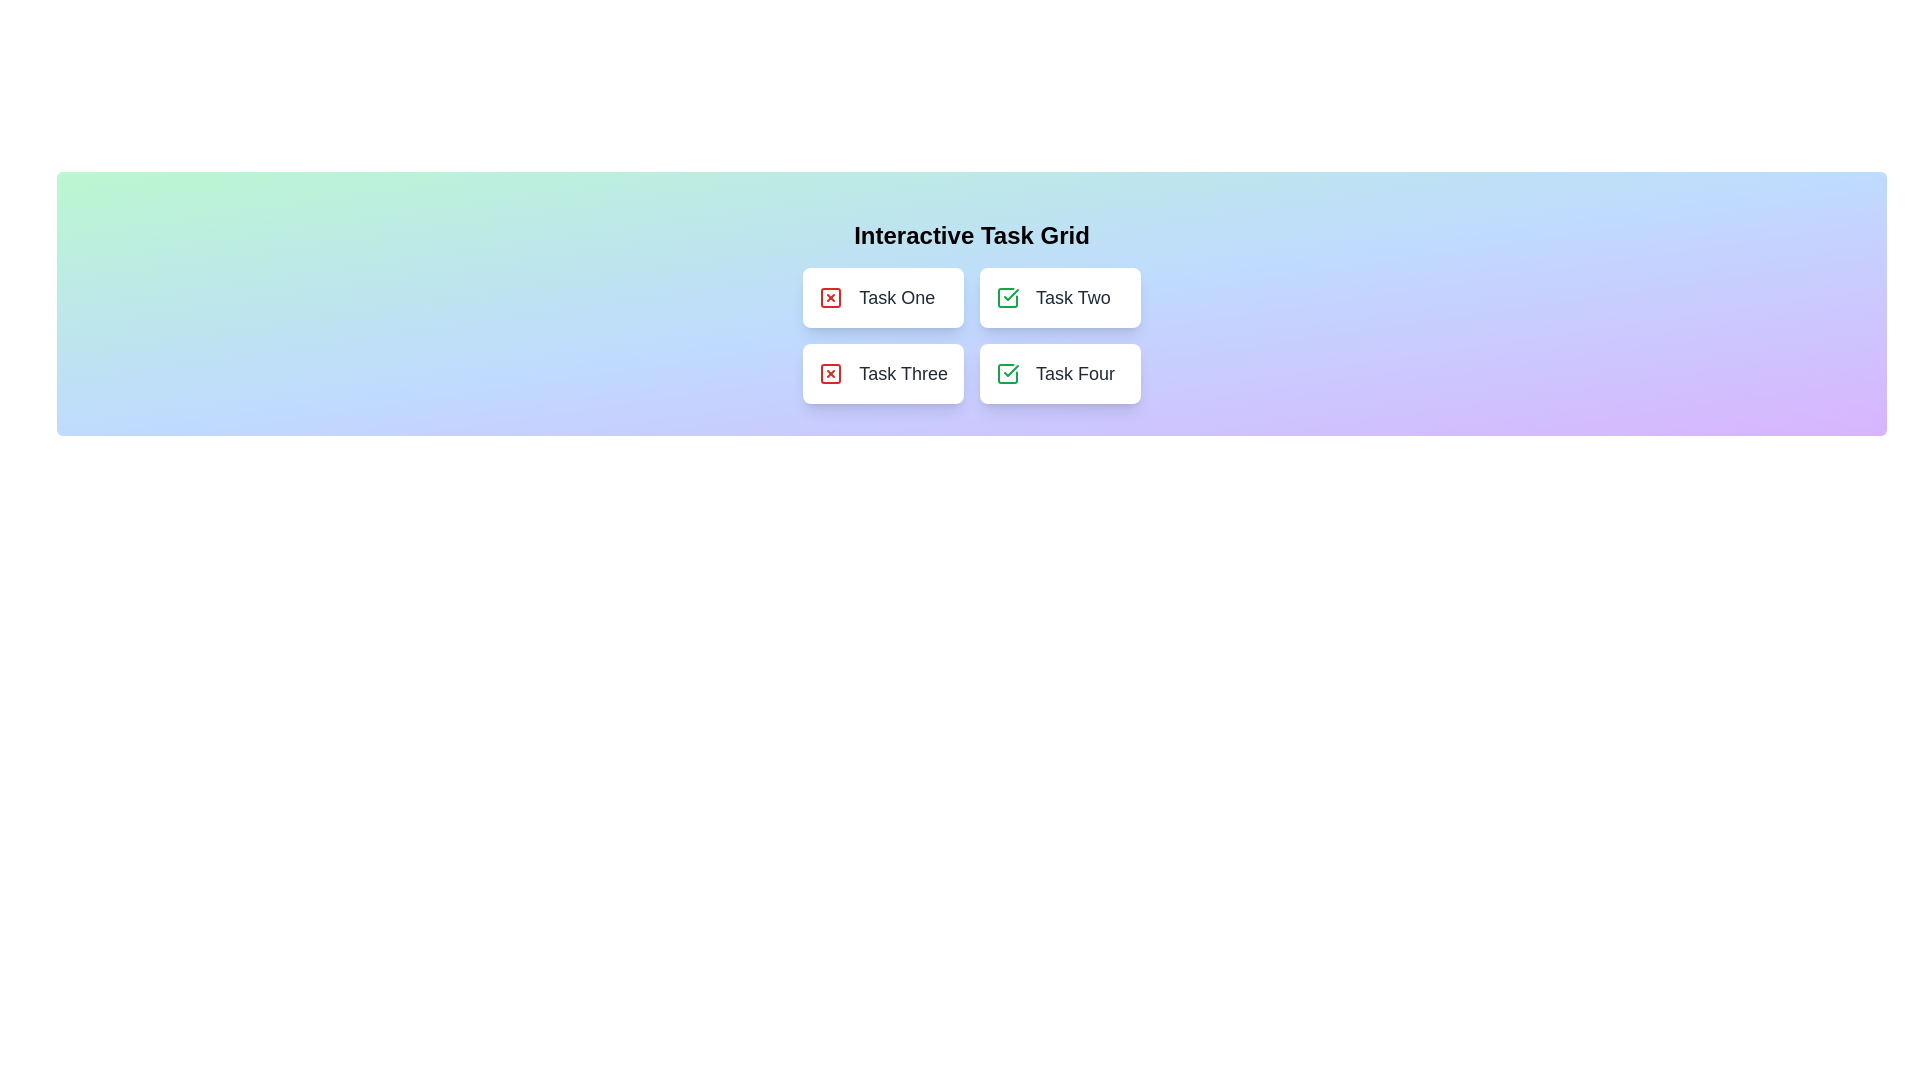 This screenshot has width=1920, height=1080. I want to click on the button corresponding to Task Two to toggle its status, so click(1059, 297).